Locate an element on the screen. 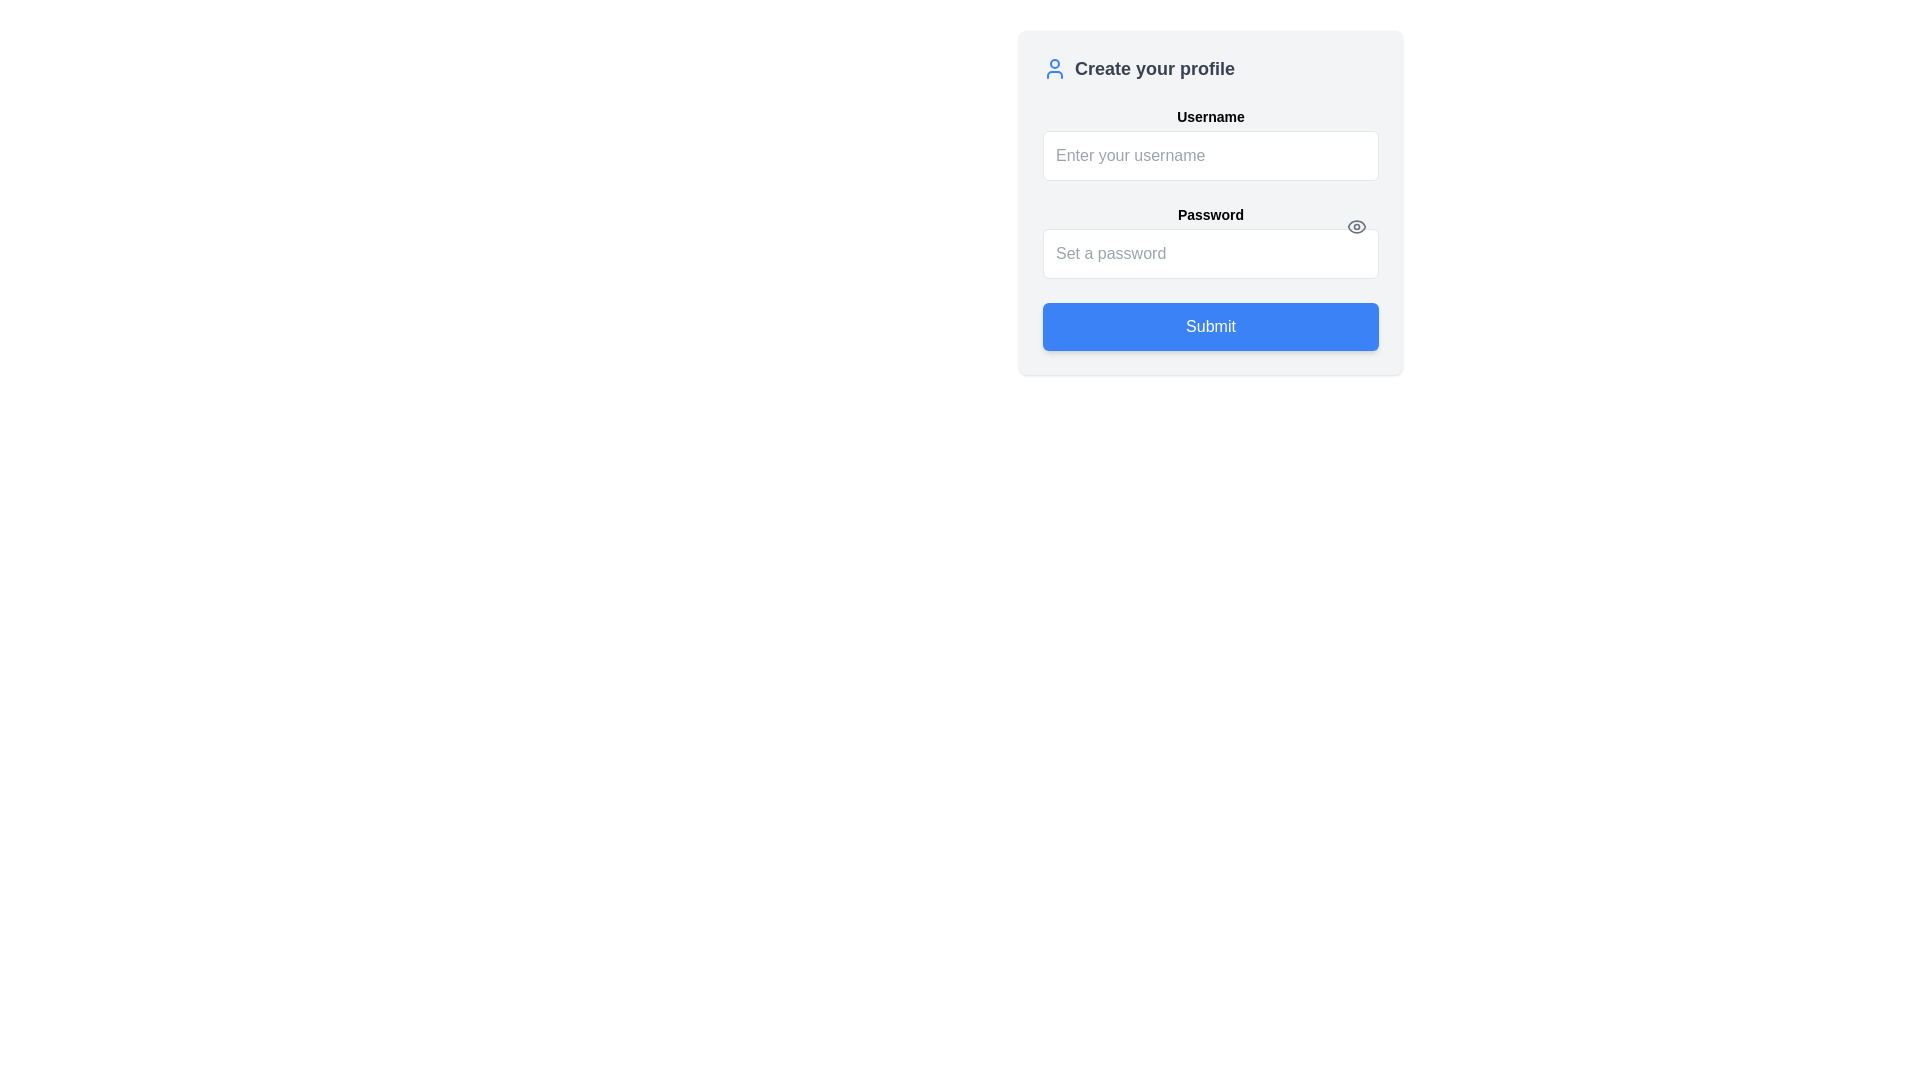  the password input field and visibility toggle button located in the 'Create your profile' form to potentially see interactive styling changes is located at coordinates (1209, 241).